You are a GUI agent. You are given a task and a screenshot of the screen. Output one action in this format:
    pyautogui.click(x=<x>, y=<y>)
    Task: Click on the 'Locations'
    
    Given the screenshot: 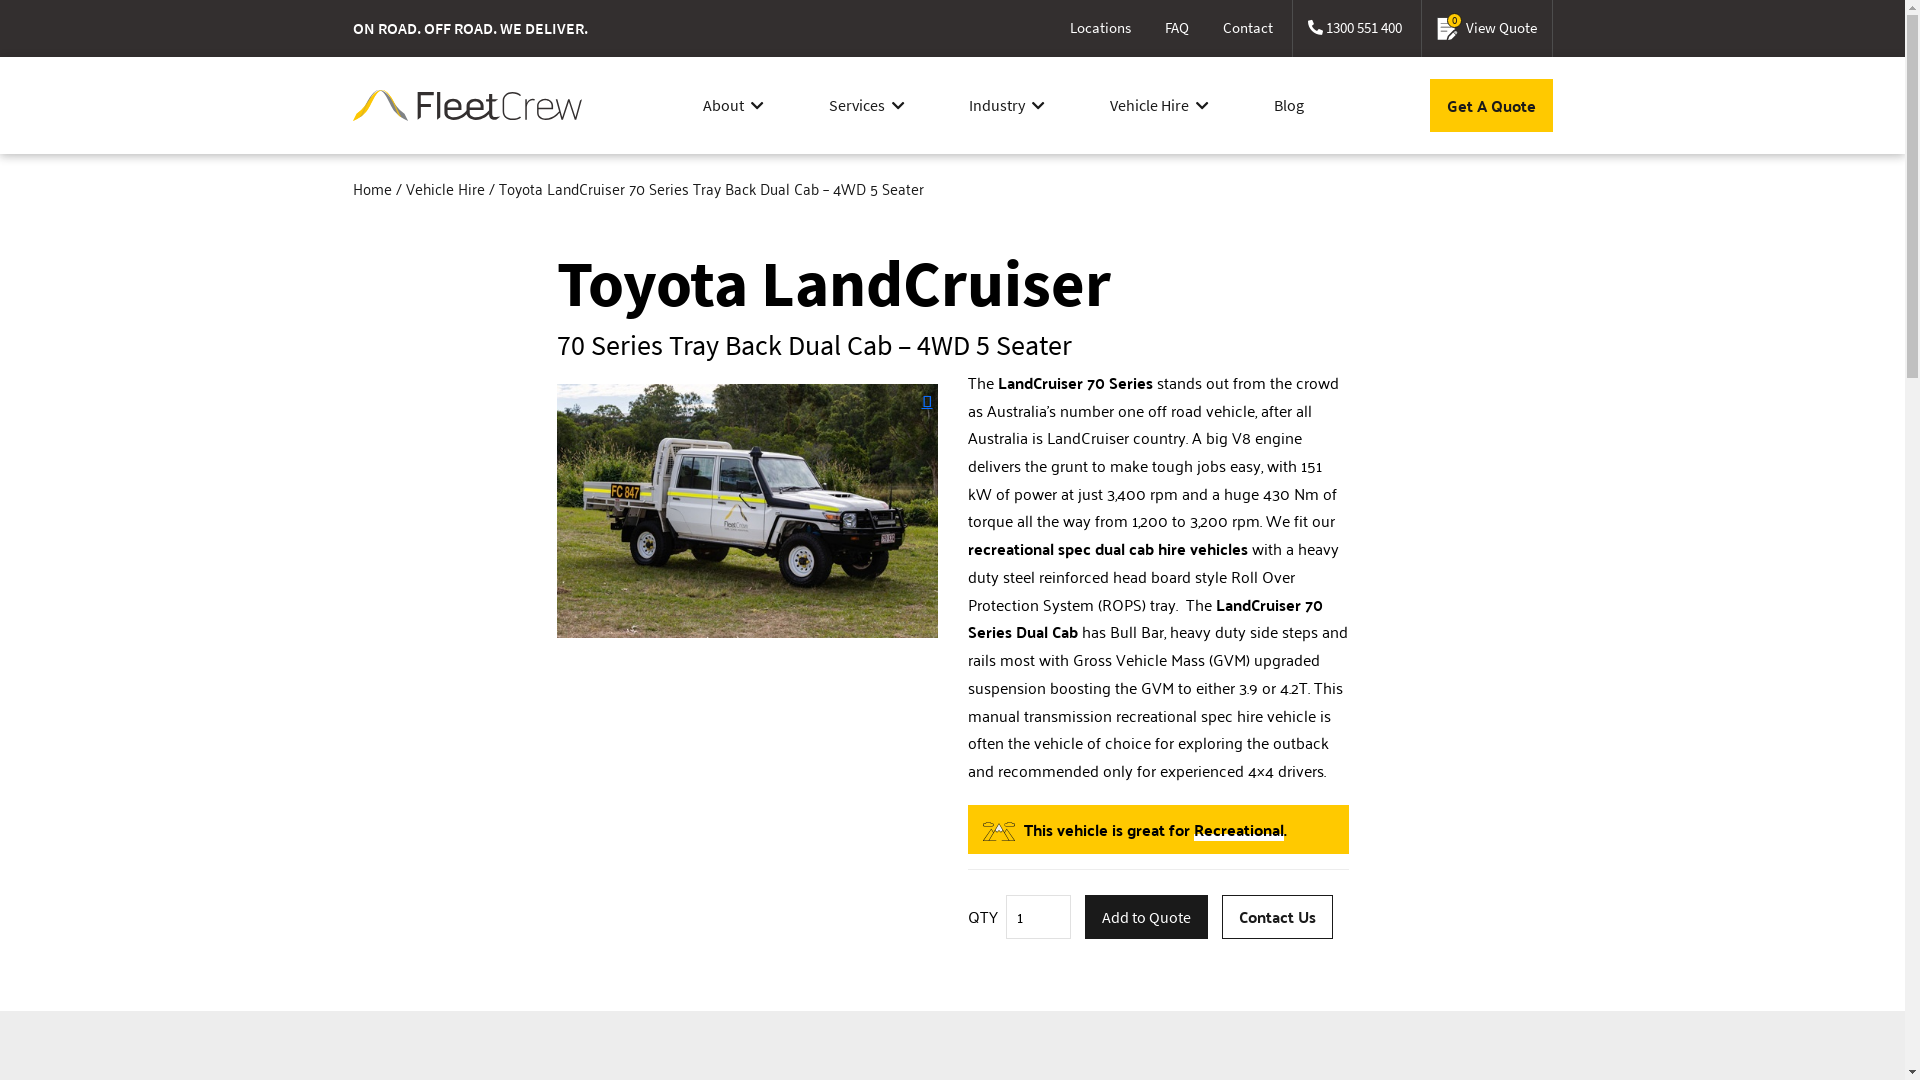 What is the action you would take?
    pyautogui.click(x=1053, y=28)
    